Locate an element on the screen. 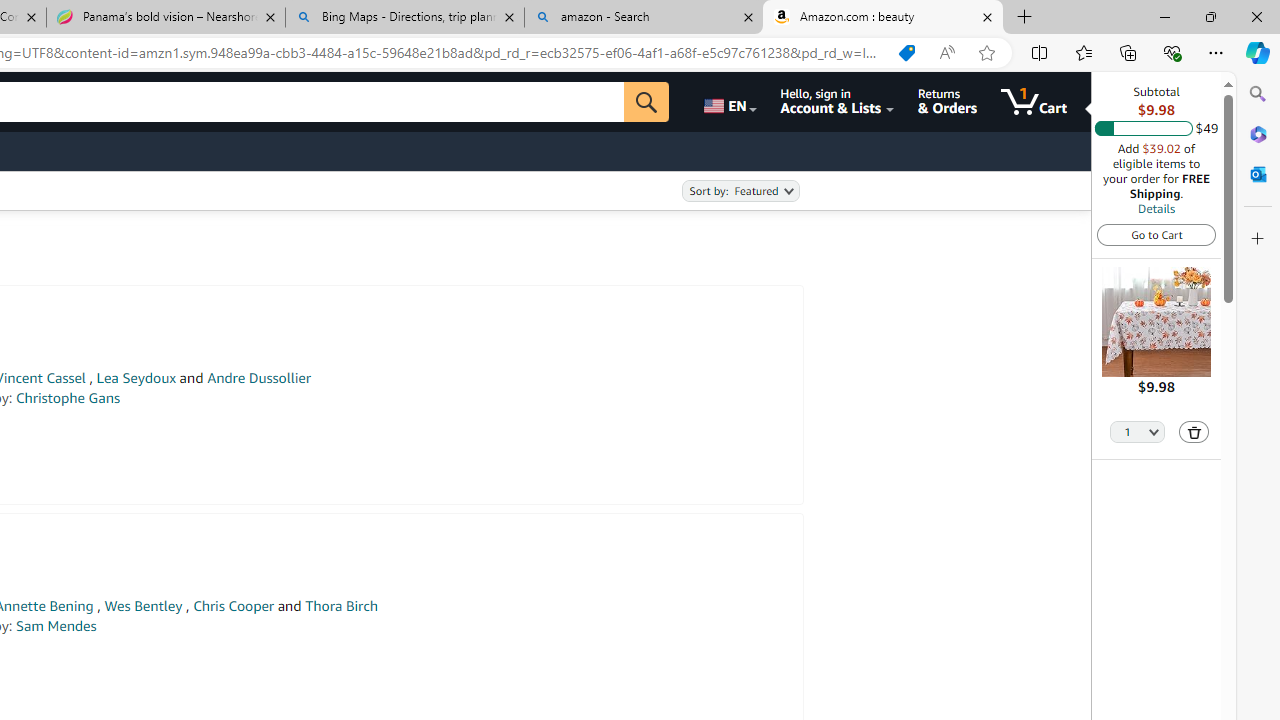  'Thora Birch' is located at coordinates (341, 605).